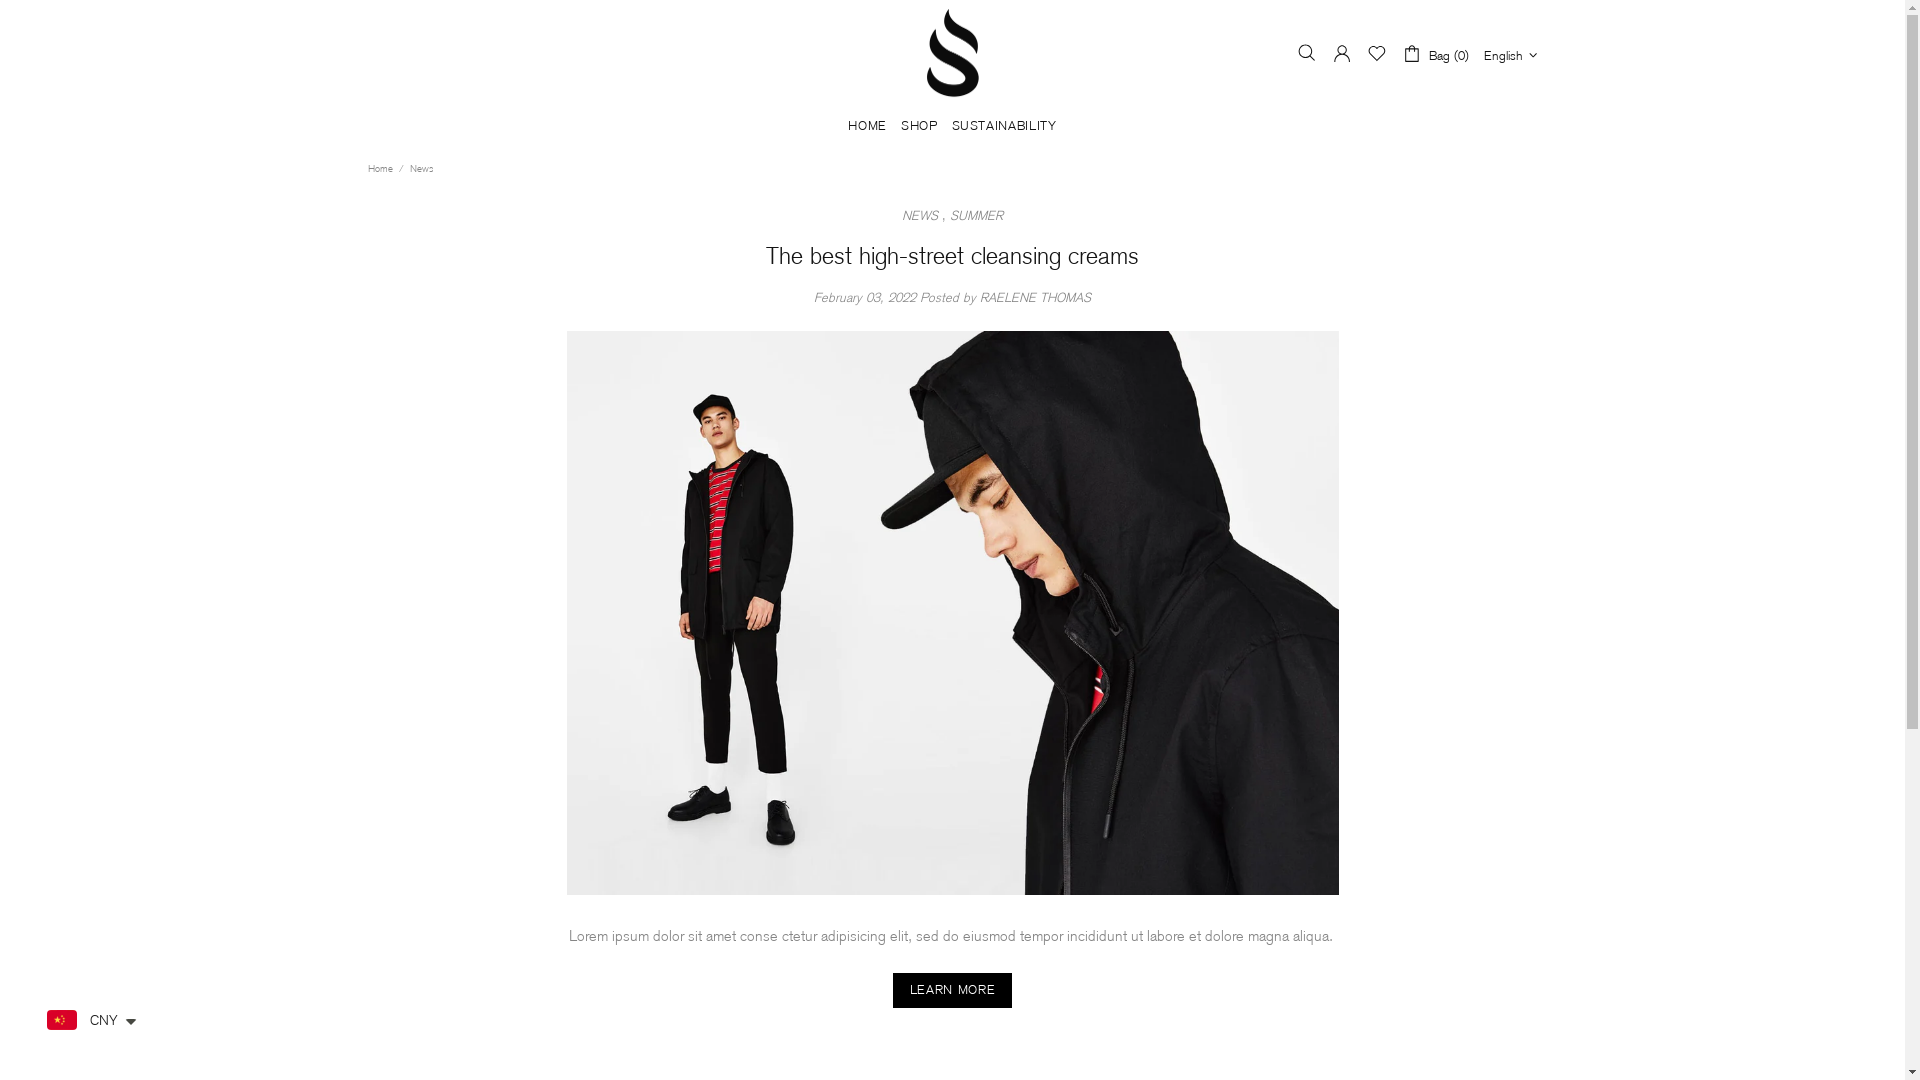  What do you see at coordinates (867, 126) in the screenshot?
I see `'HOME'` at bounding box center [867, 126].